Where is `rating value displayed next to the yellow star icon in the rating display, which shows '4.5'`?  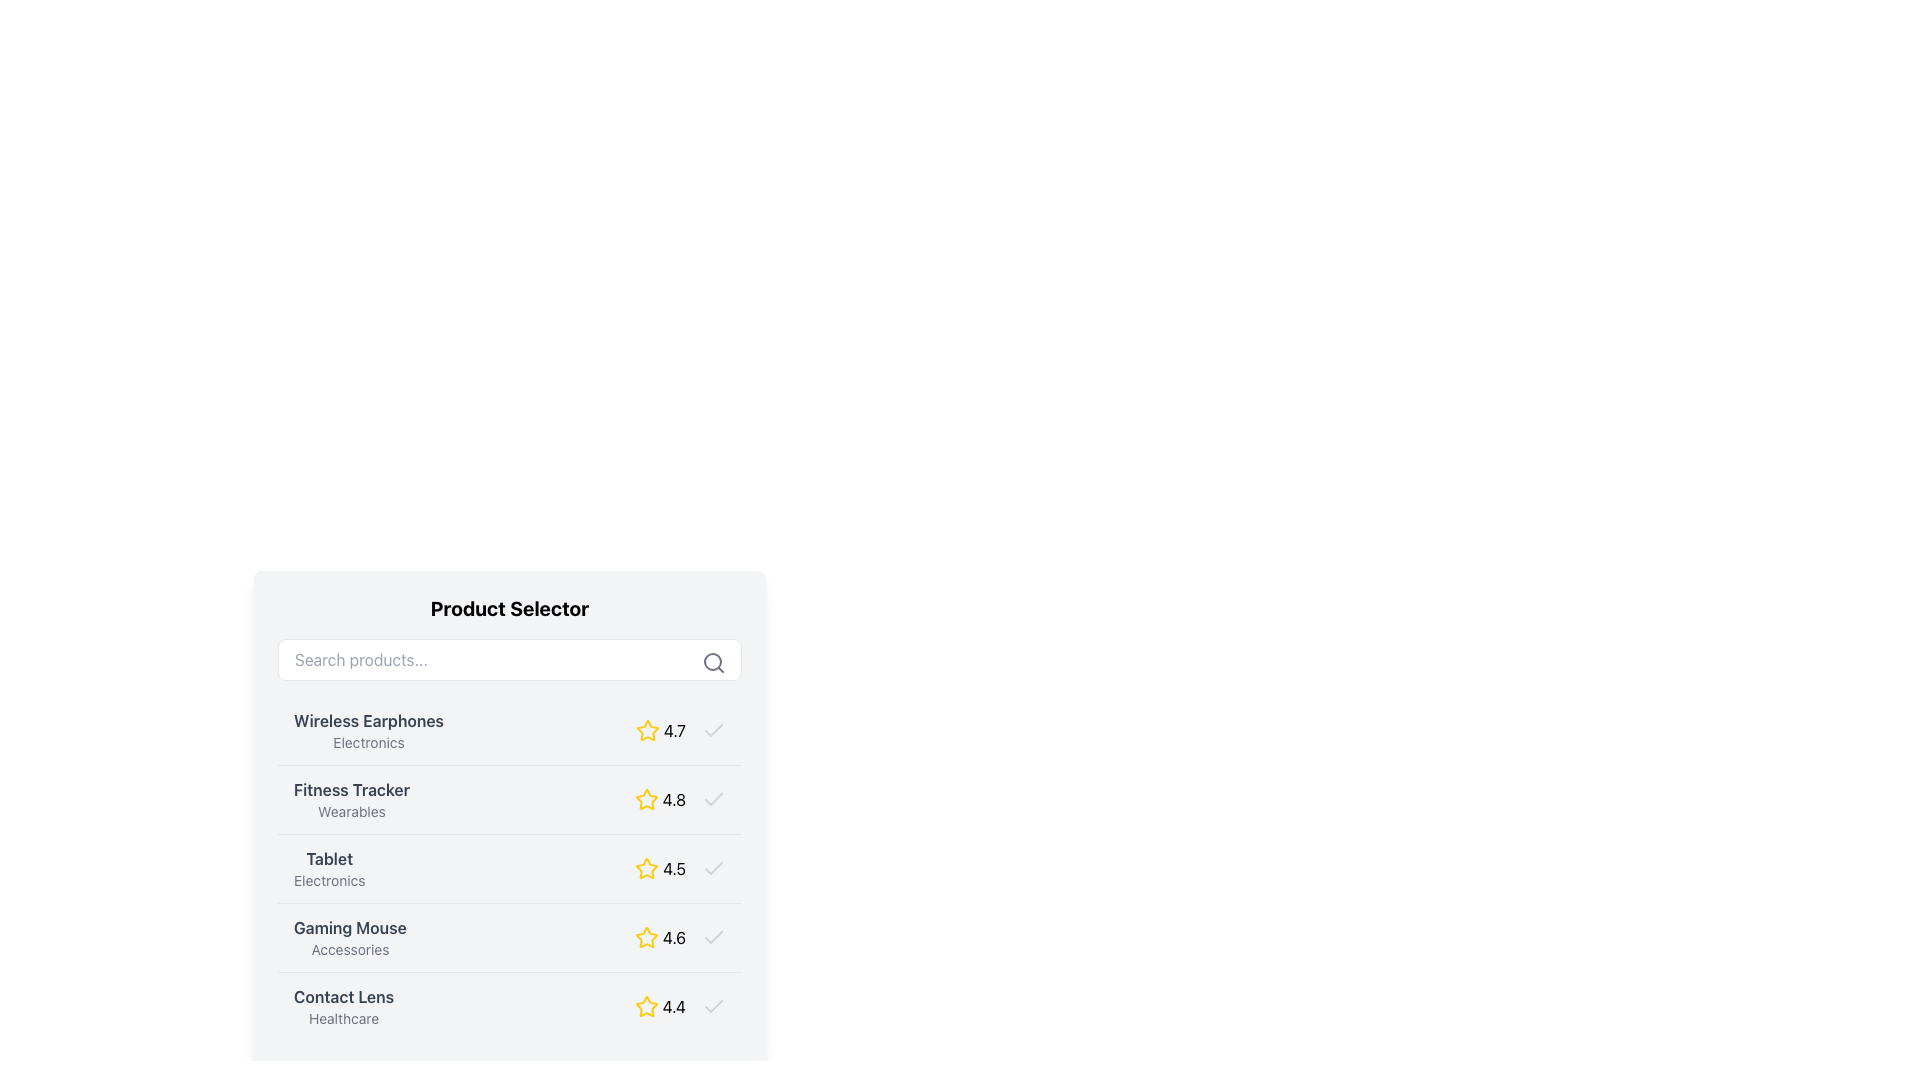
rating value displayed next to the yellow star icon in the rating display, which shows '4.5' is located at coordinates (680, 867).